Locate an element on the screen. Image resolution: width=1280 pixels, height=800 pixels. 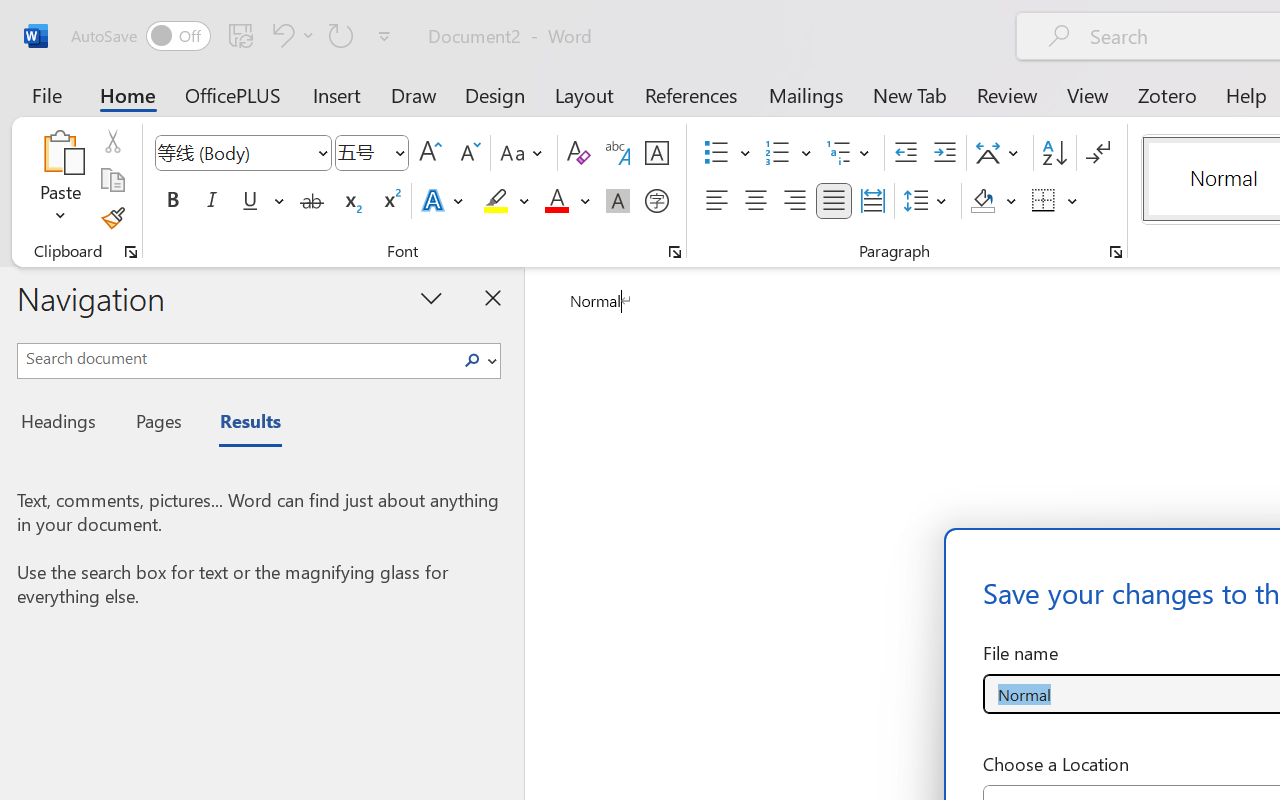
'Quick Access Toolbar' is located at coordinates (234, 35).